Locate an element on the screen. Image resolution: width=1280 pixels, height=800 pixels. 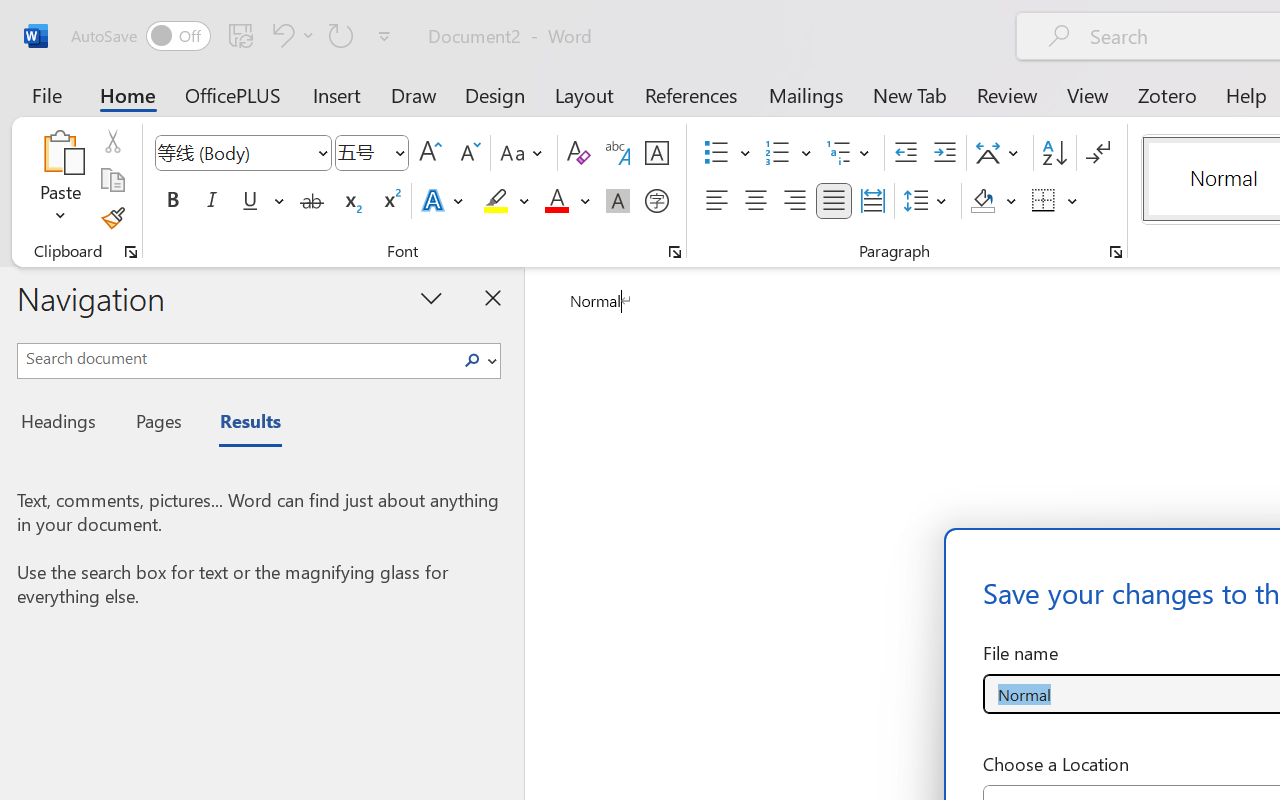
'Quick Access Toolbar' is located at coordinates (234, 35).